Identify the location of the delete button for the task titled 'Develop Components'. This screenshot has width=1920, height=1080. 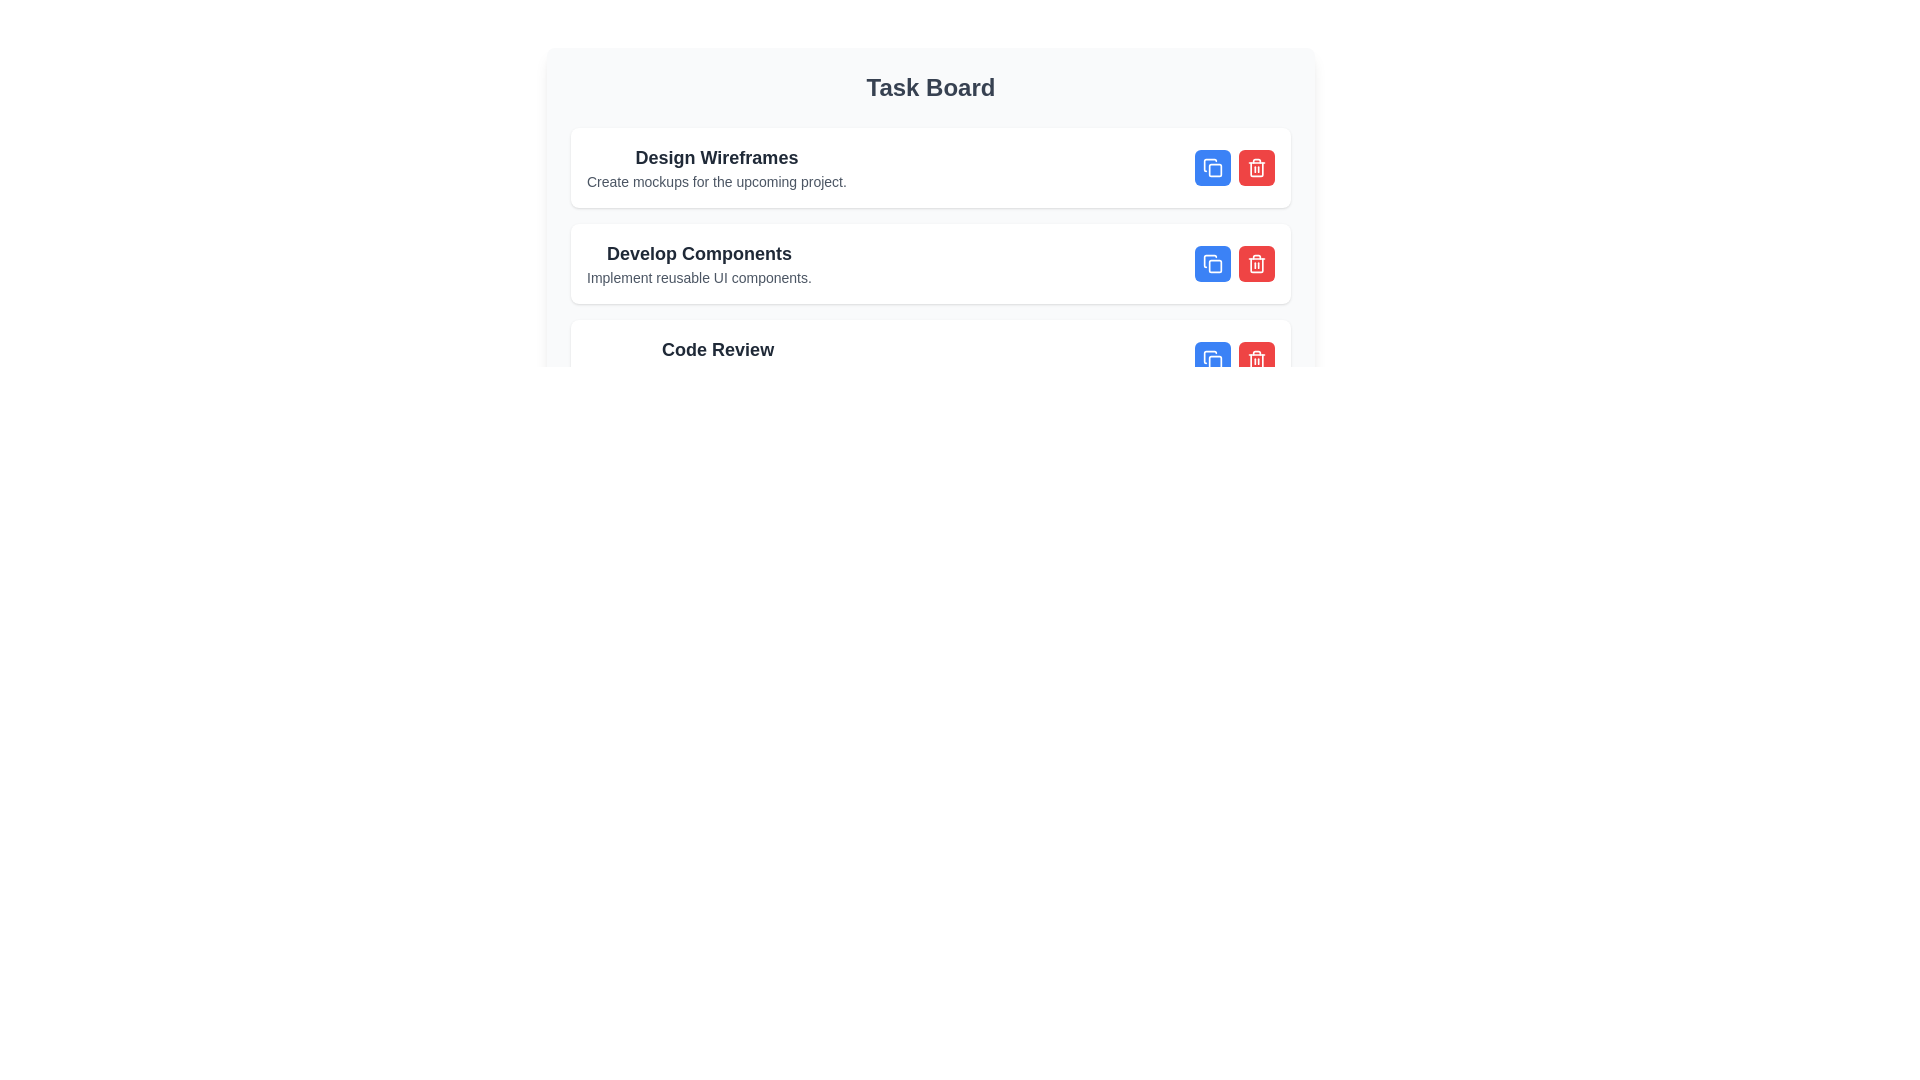
(1256, 262).